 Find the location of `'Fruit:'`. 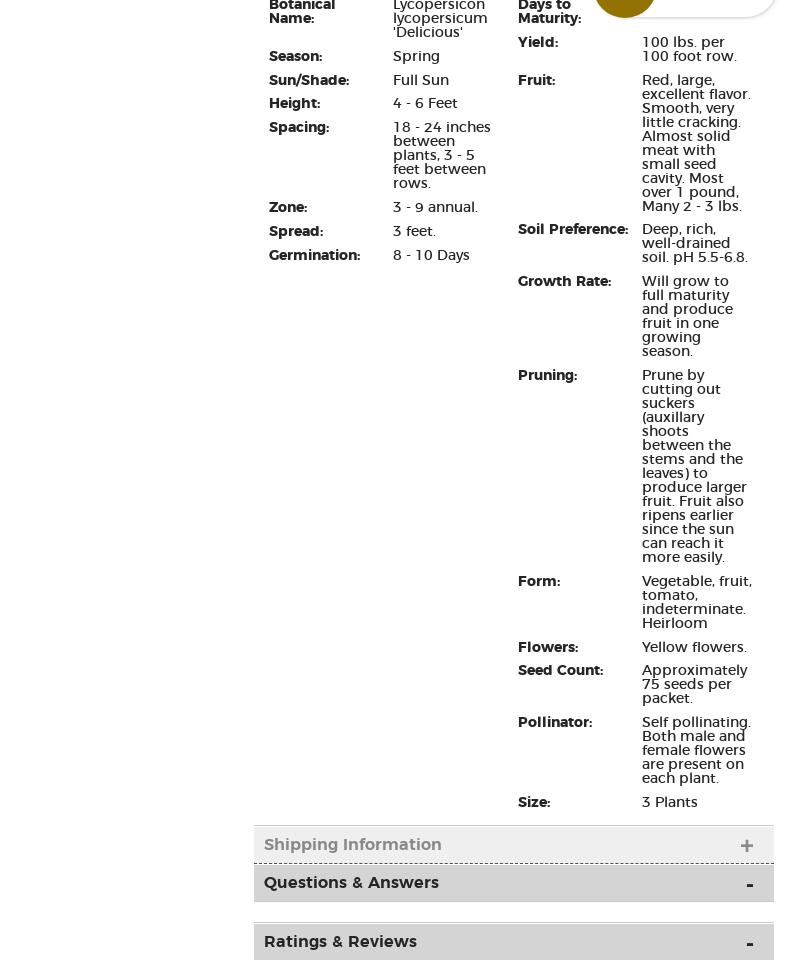

'Fruit:' is located at coordinates (535, 79).